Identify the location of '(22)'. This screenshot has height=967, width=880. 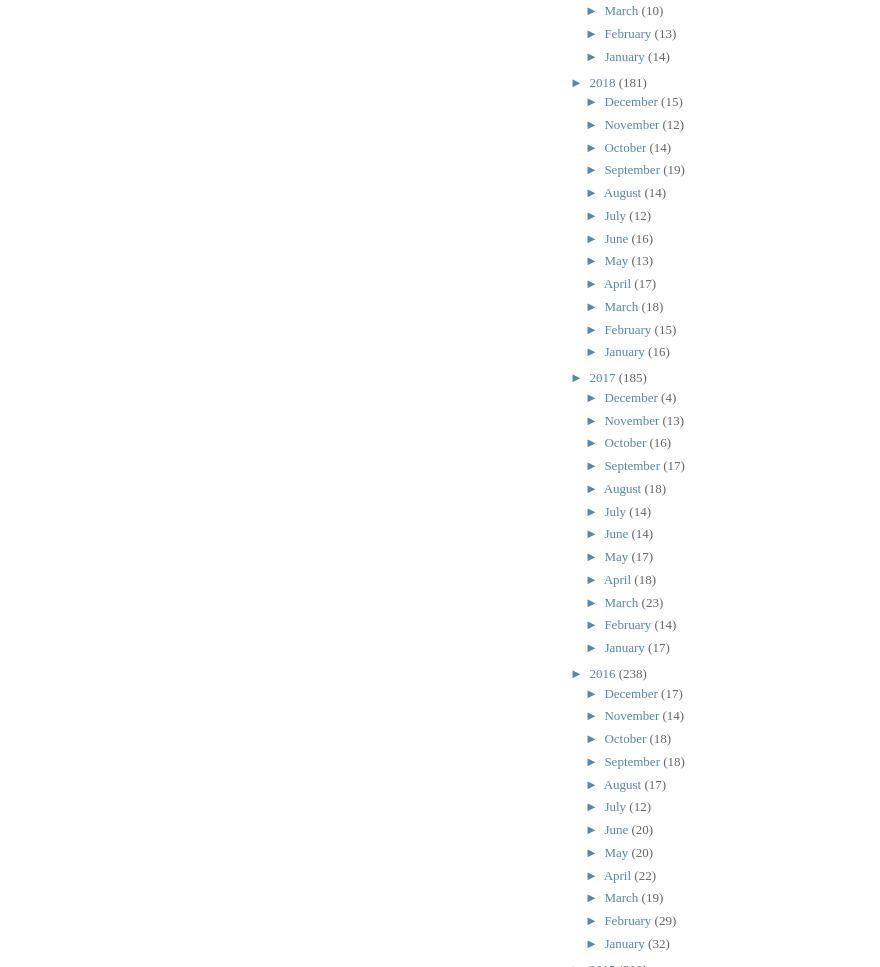
(645, 873).